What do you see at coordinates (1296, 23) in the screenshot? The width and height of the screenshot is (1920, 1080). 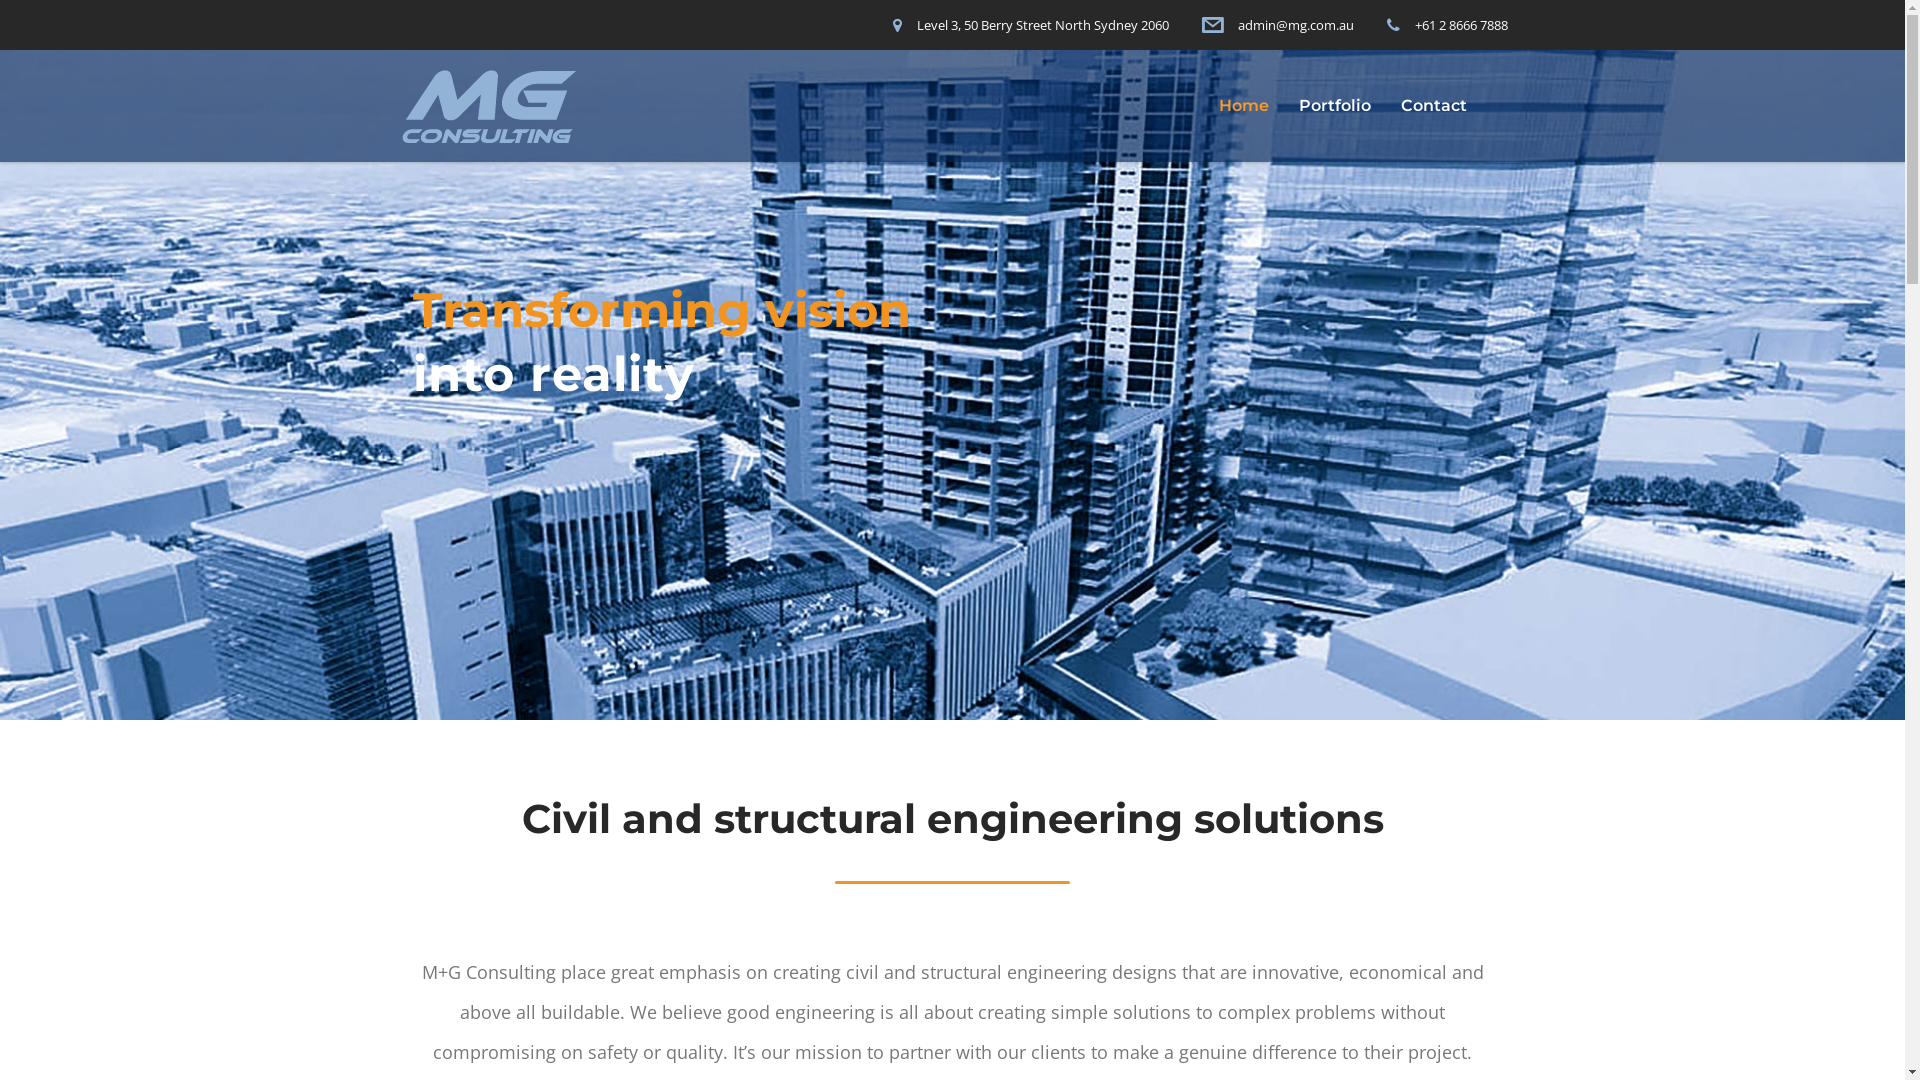 I see `'admin@mg.com.au'` at bounding box center [1296, 23].